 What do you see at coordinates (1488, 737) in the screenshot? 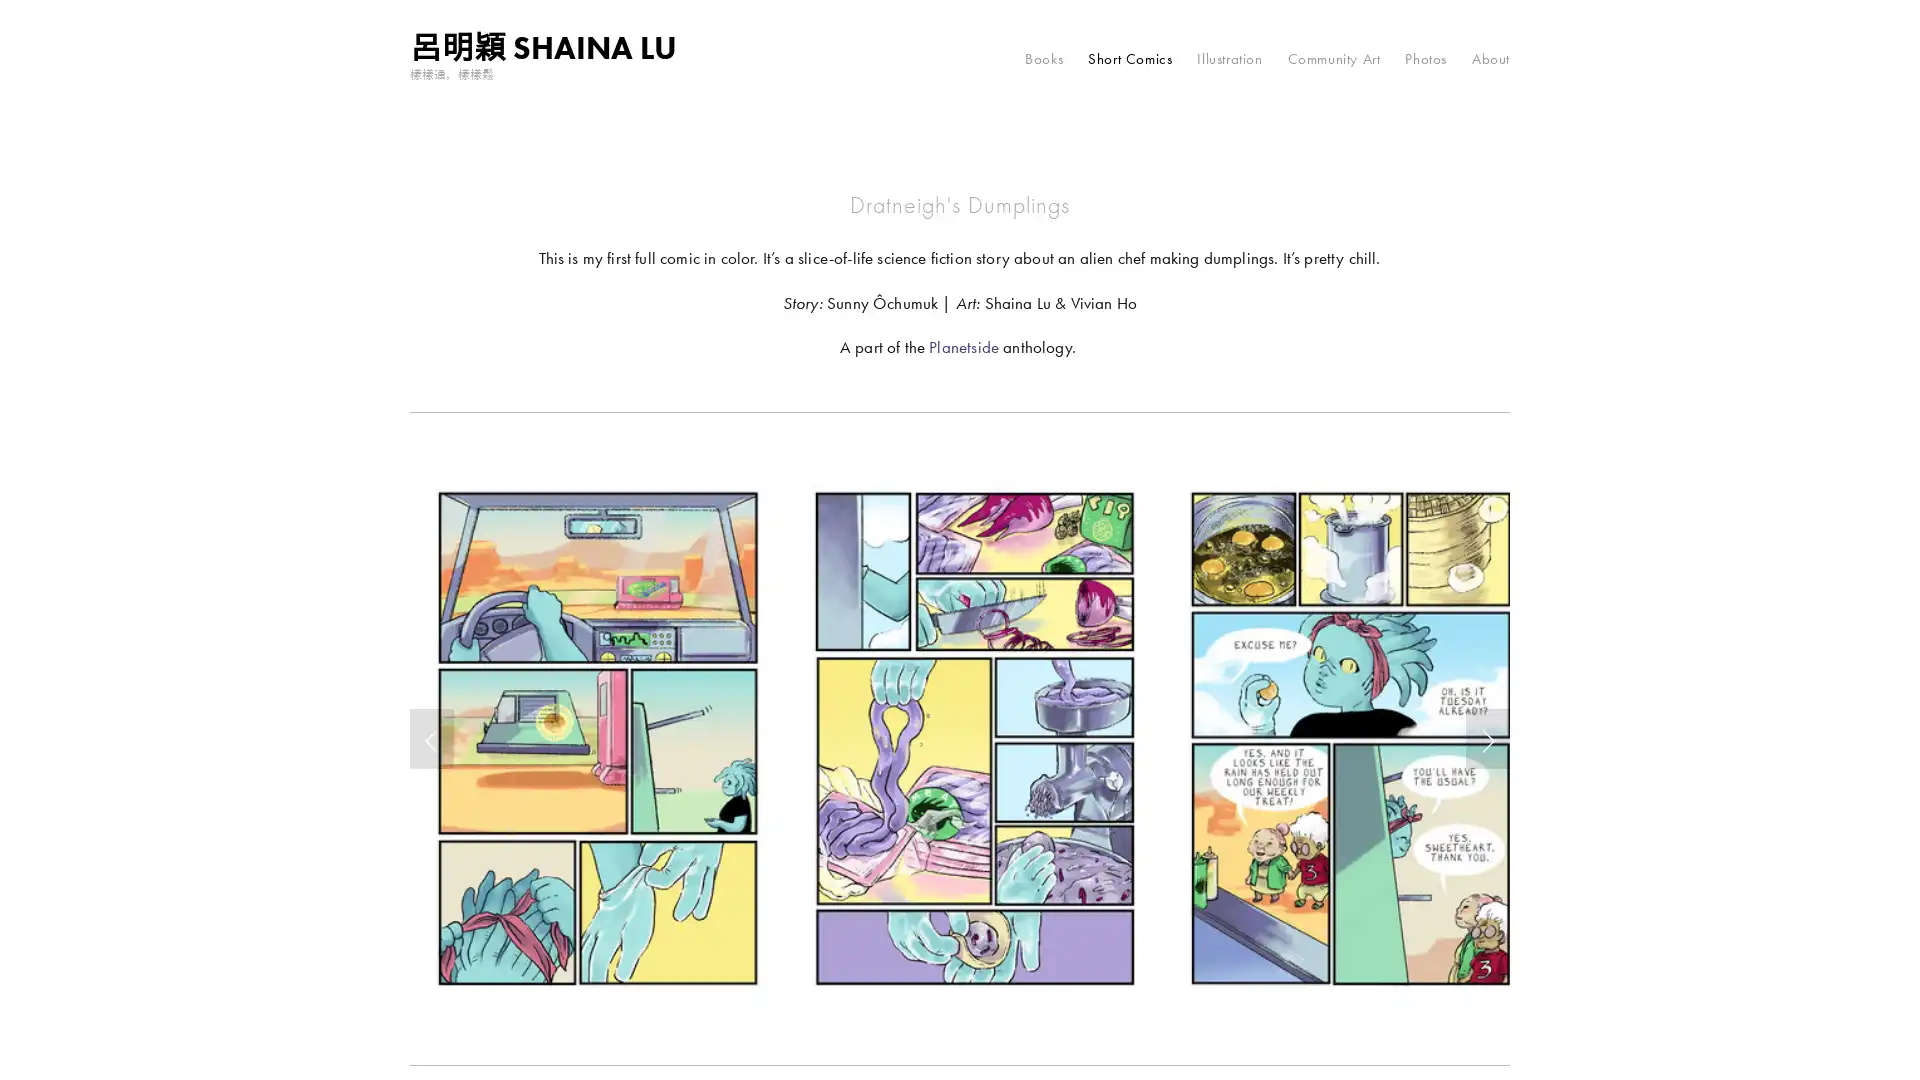
I see `Next Slide` at bounding box center [1488, 737].